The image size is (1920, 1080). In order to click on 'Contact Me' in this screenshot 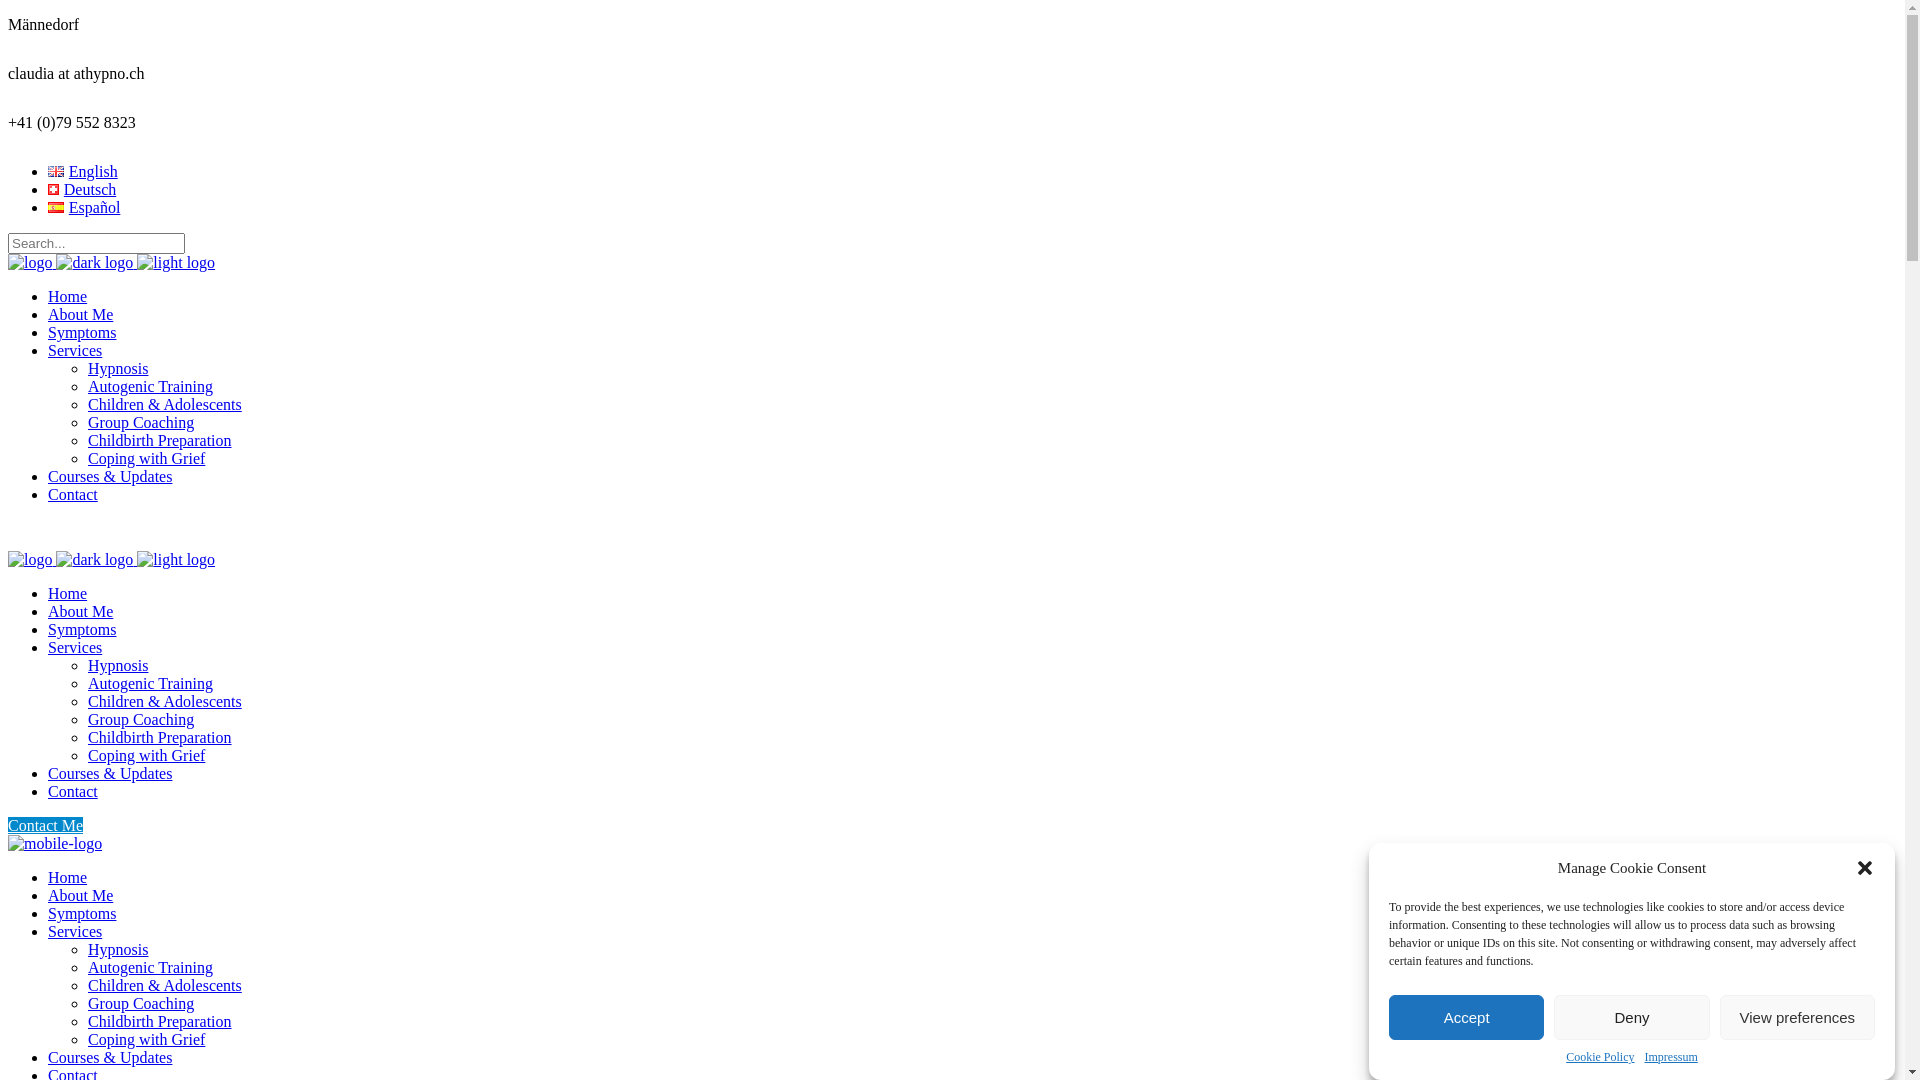, I will do `click(8, 825)`.